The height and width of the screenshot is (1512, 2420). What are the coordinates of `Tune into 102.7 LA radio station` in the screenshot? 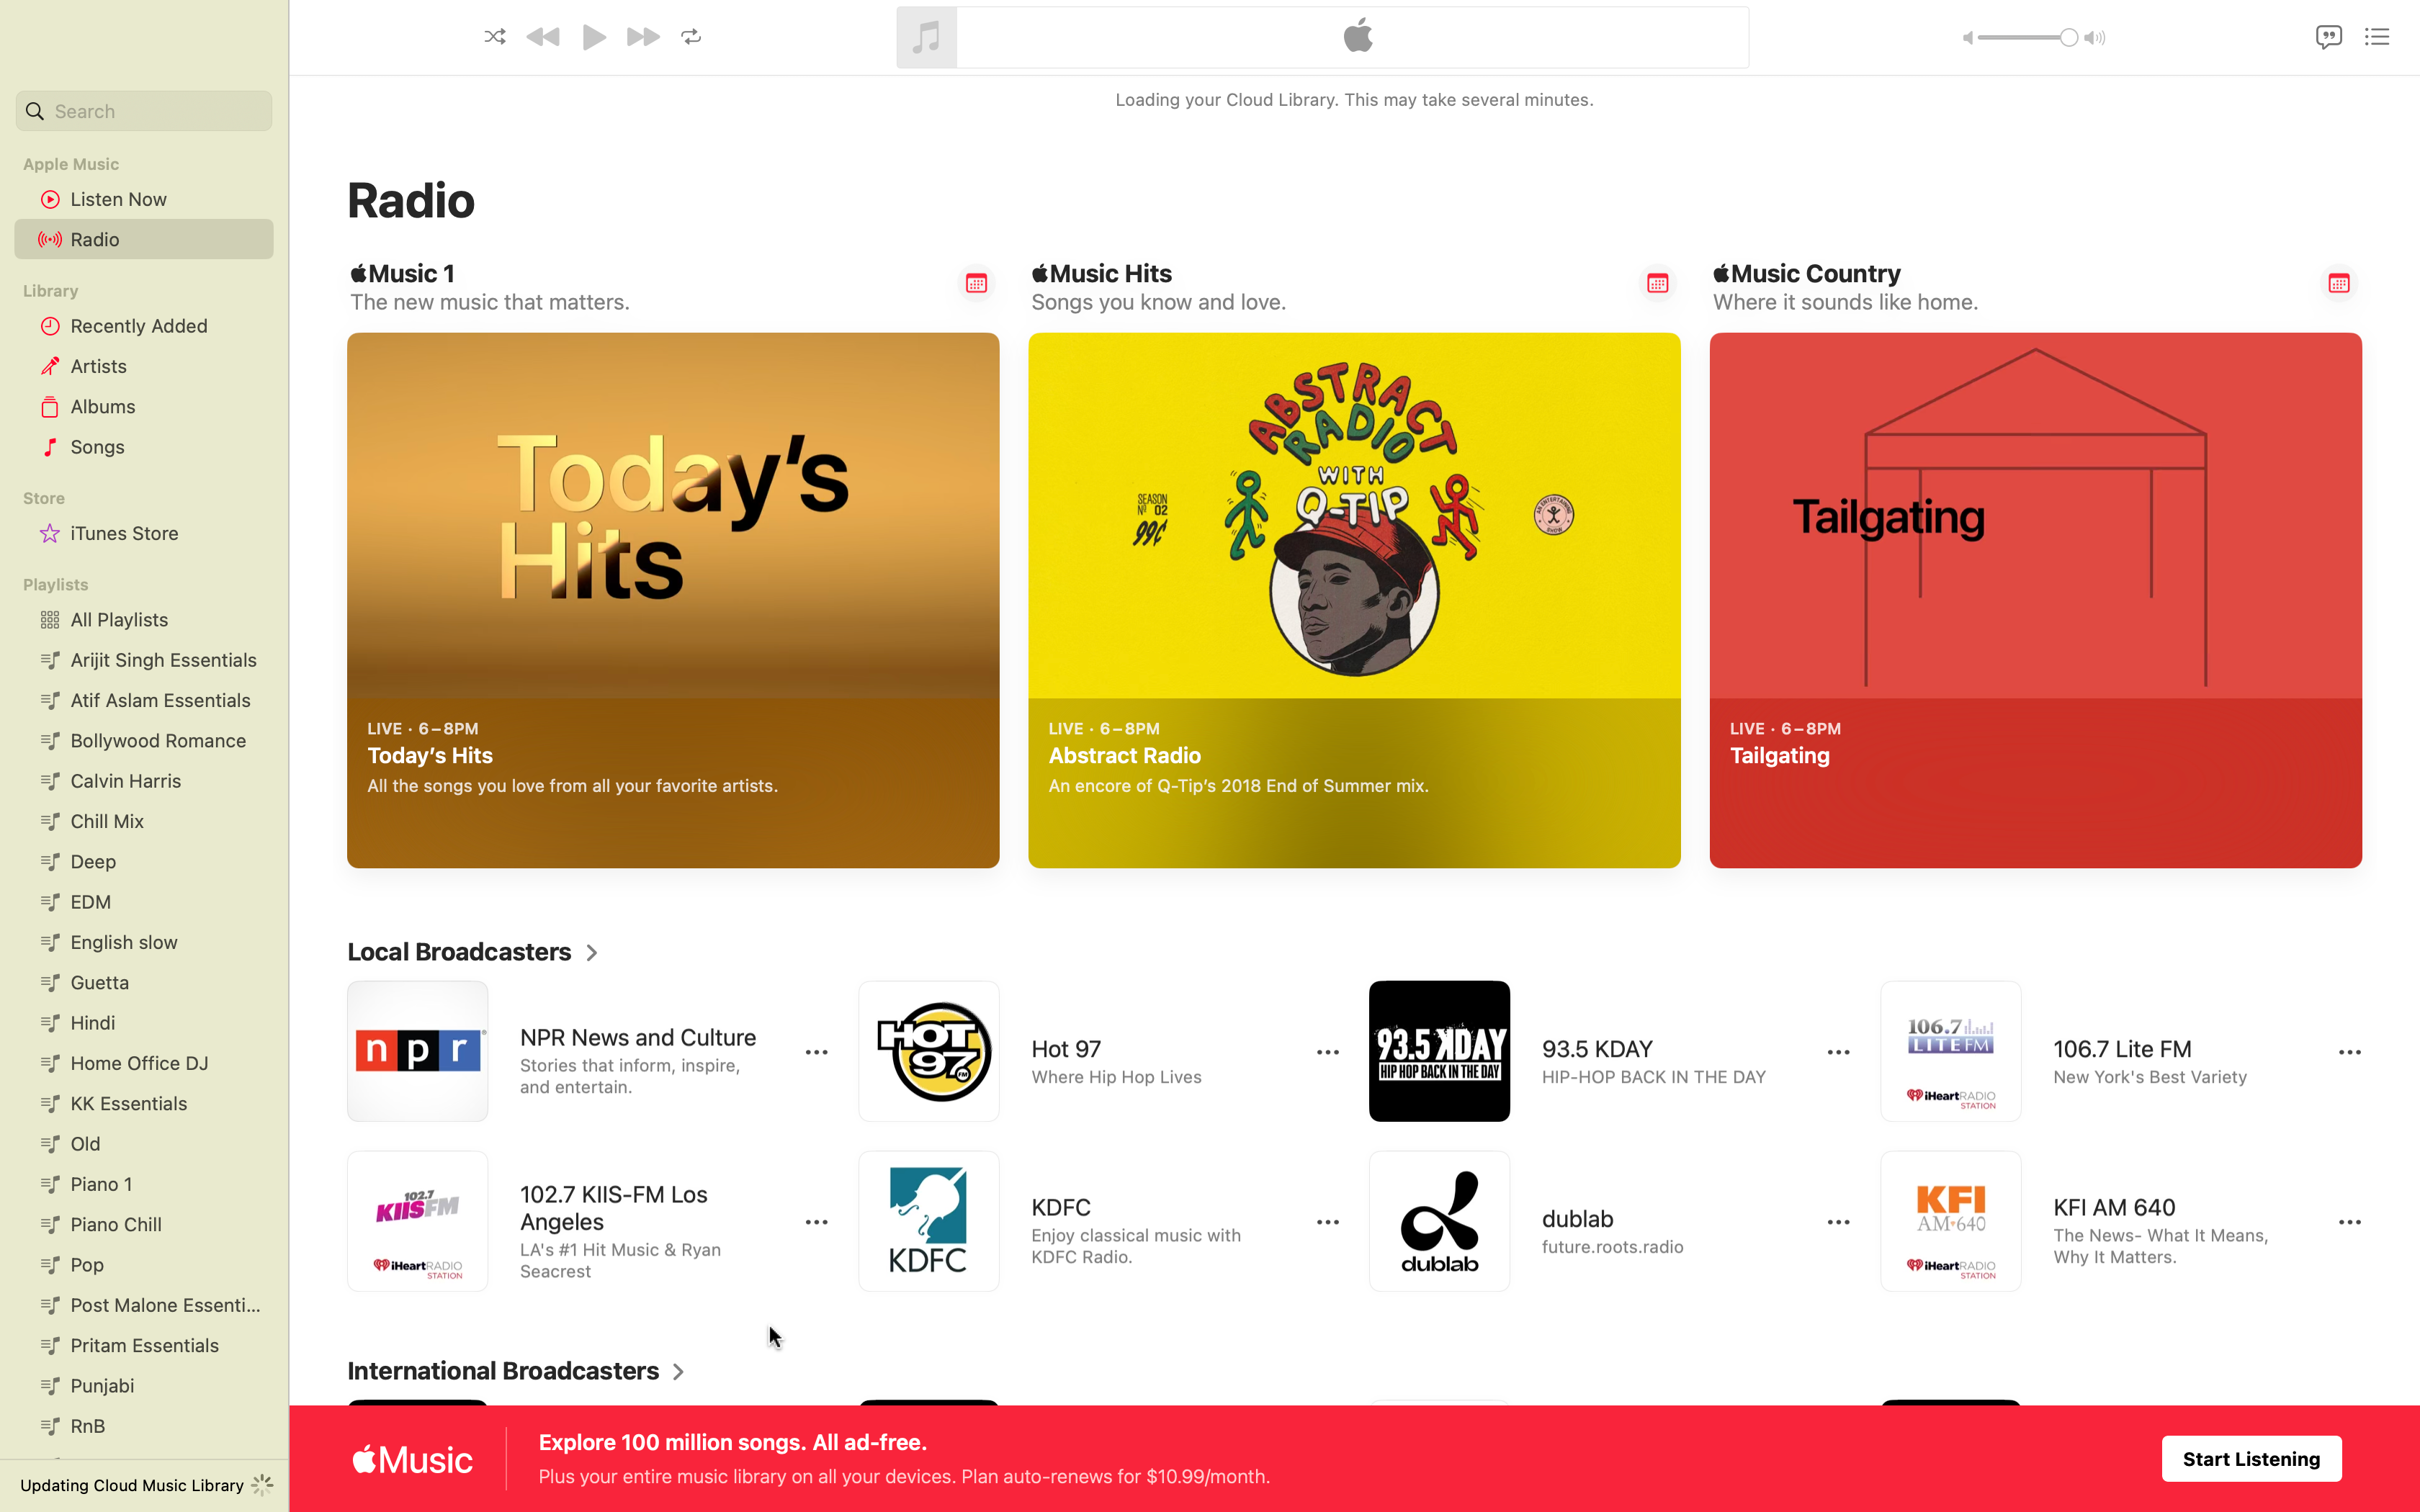 It's located at (566, 1223).